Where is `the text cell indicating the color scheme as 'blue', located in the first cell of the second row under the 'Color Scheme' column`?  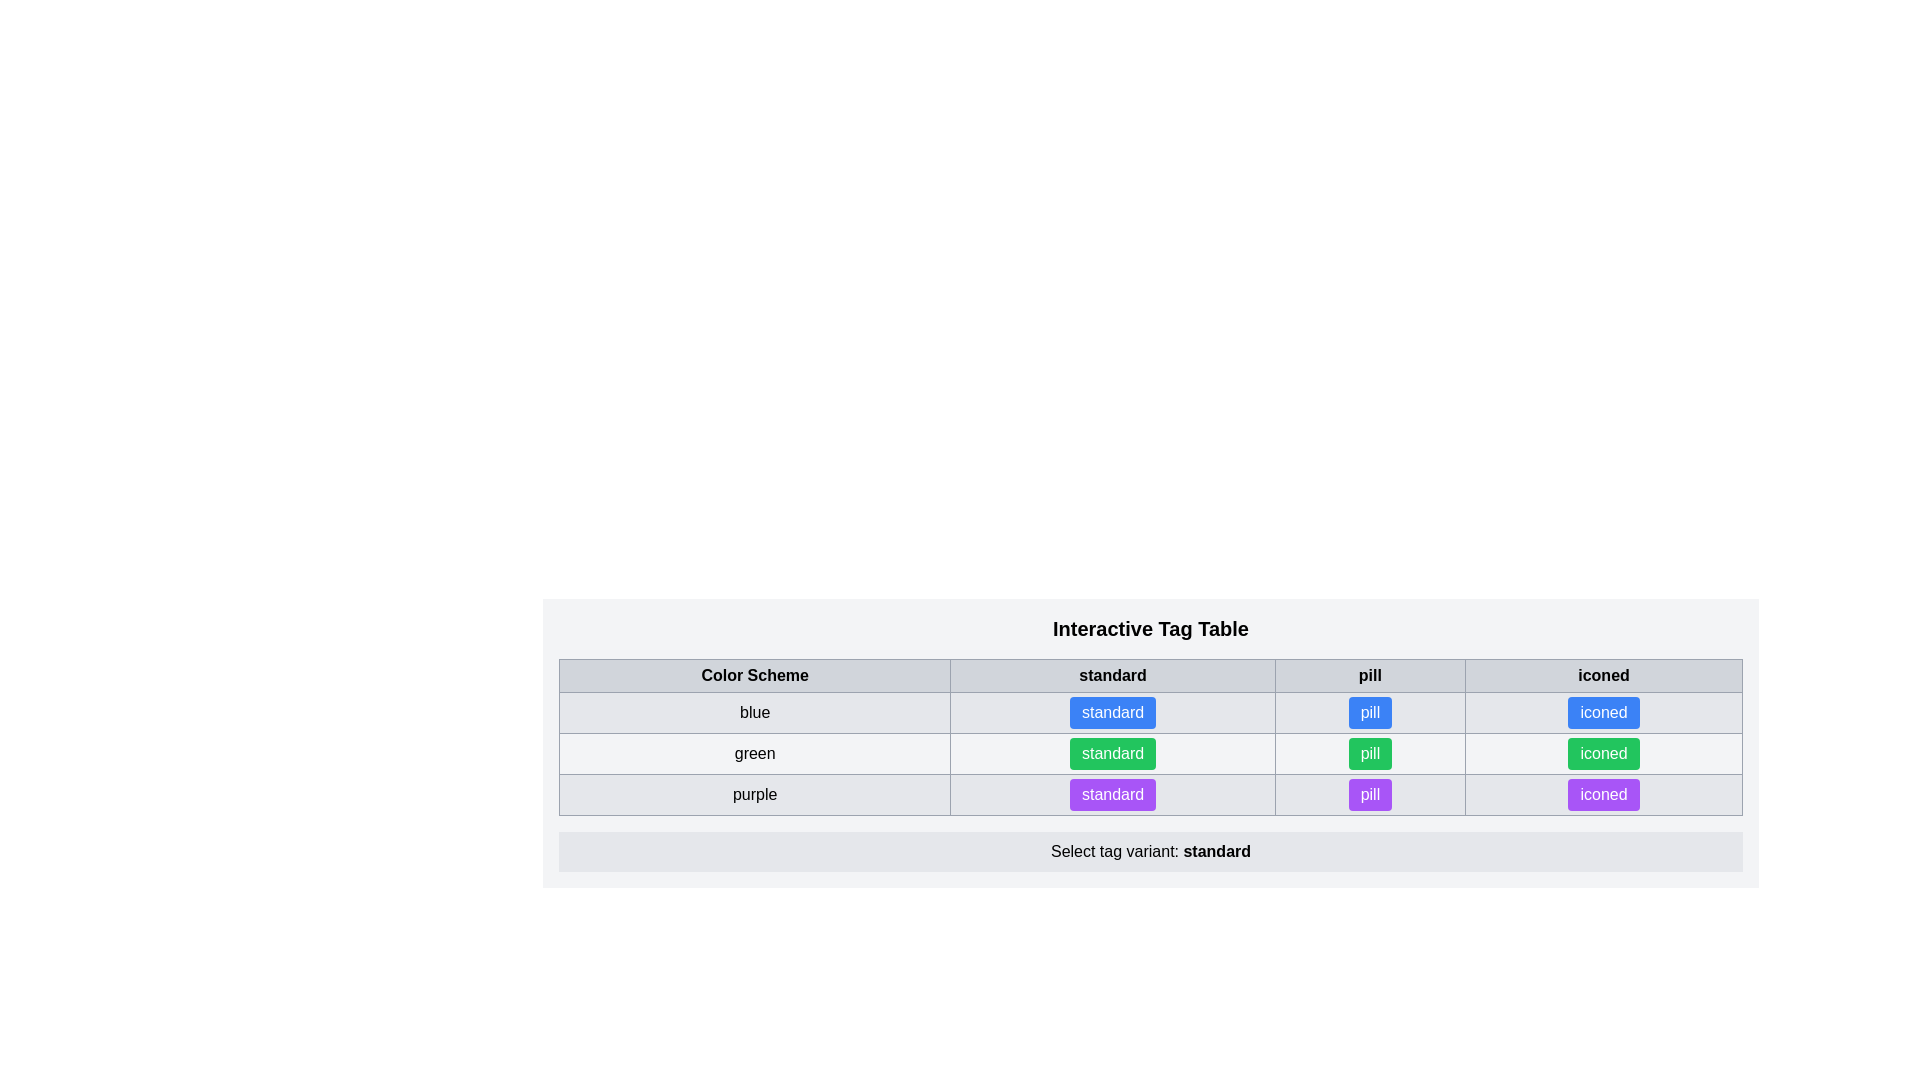
the text cell indicating the color scheme as 'blue', located in the first cell of the second row under the 'Color Scheme' column is located at coordinates (754, 712).